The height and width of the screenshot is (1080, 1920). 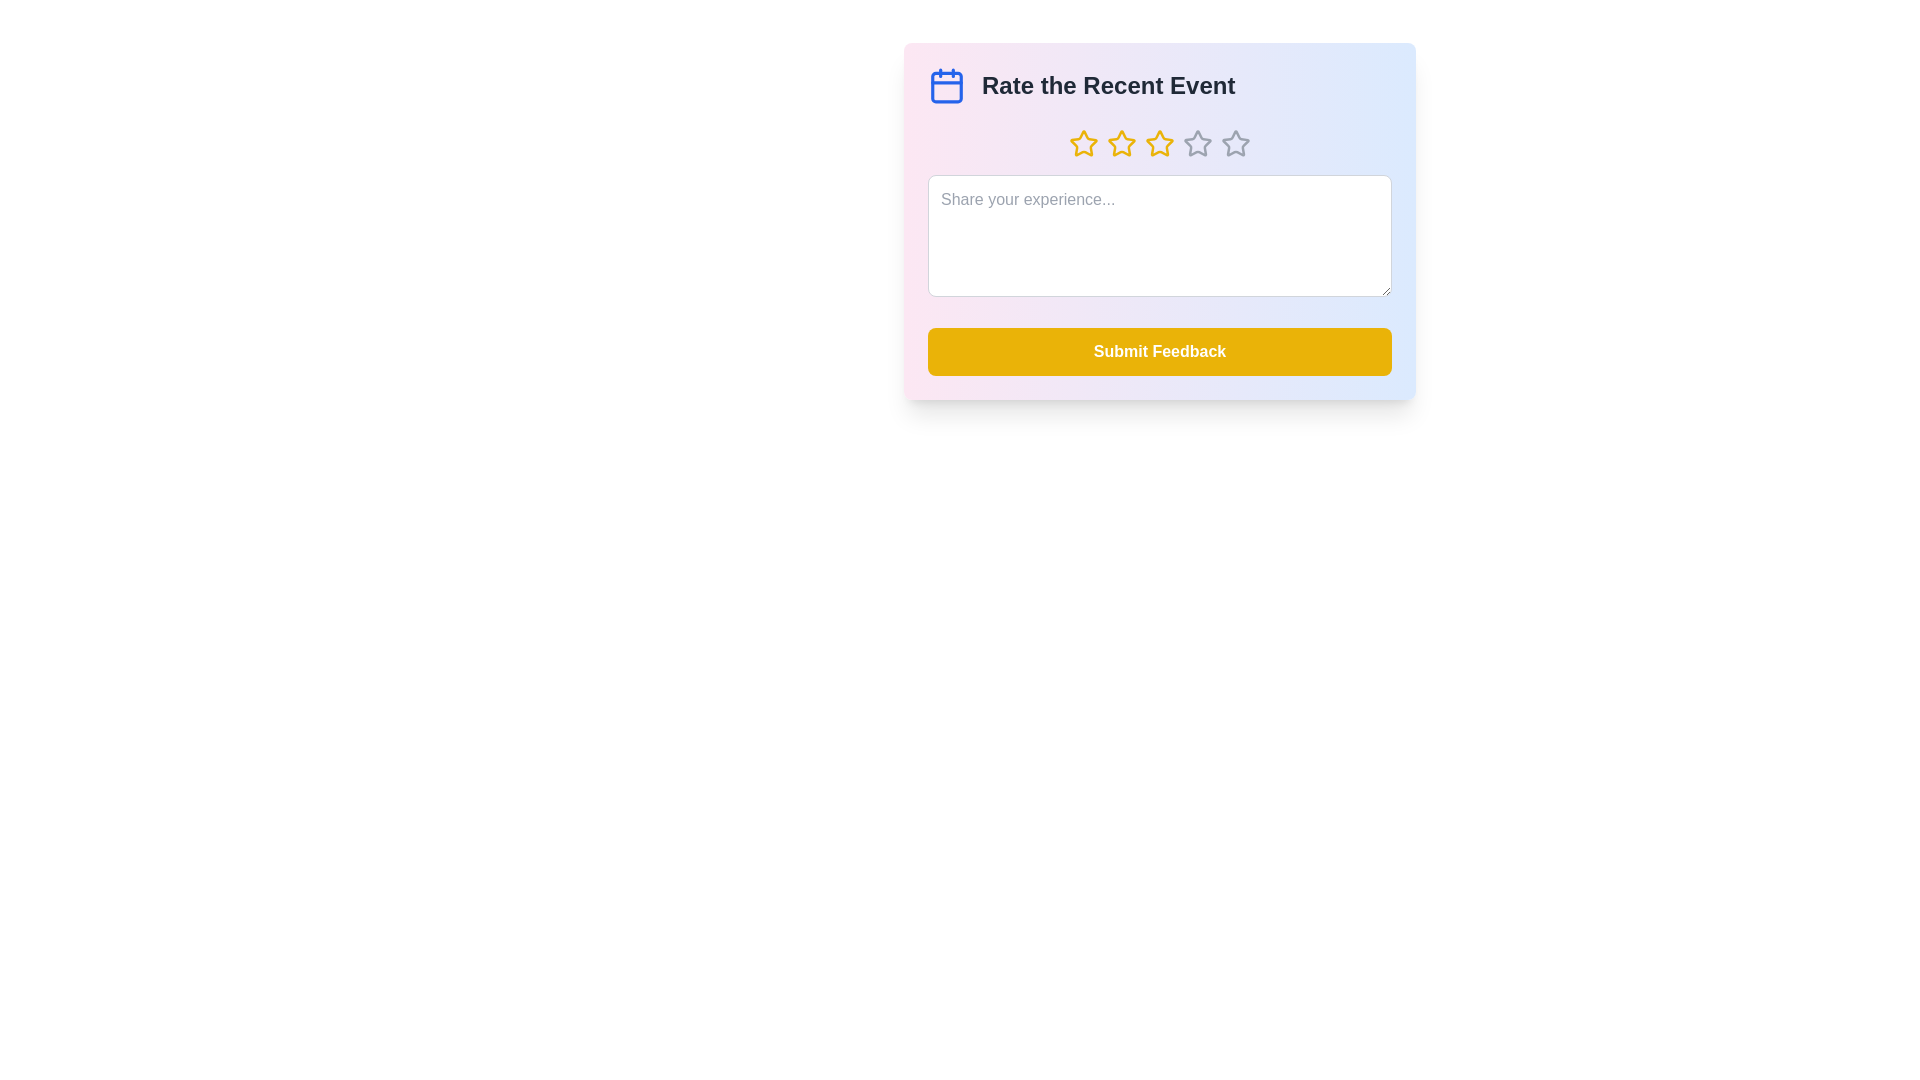 I want to click on the text area to focus on it, so click(x=1160, y=234).